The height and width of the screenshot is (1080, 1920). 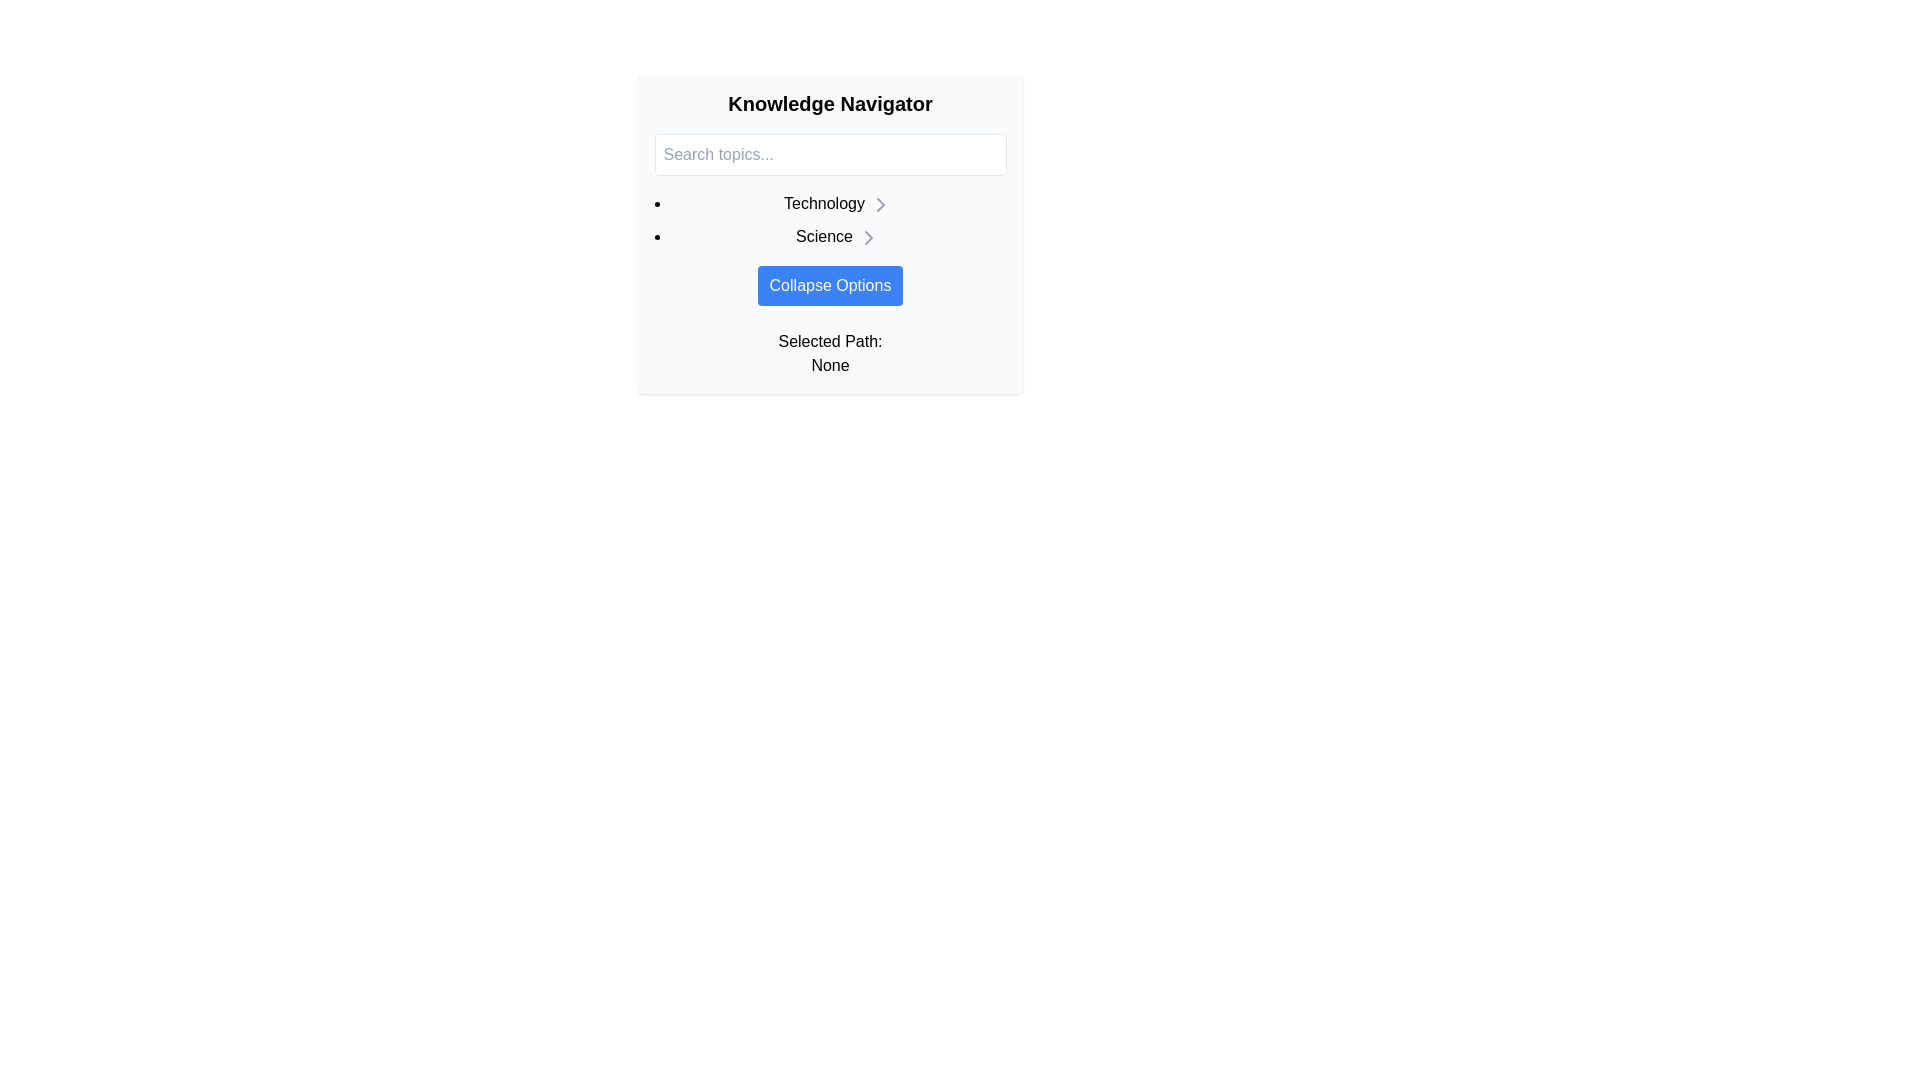 What do you see at coordinates (880, 204) in the screenshot?
I see `the chevron icon indicating additional content related to the 'Technology' topic` at bounding box center [880, 204].